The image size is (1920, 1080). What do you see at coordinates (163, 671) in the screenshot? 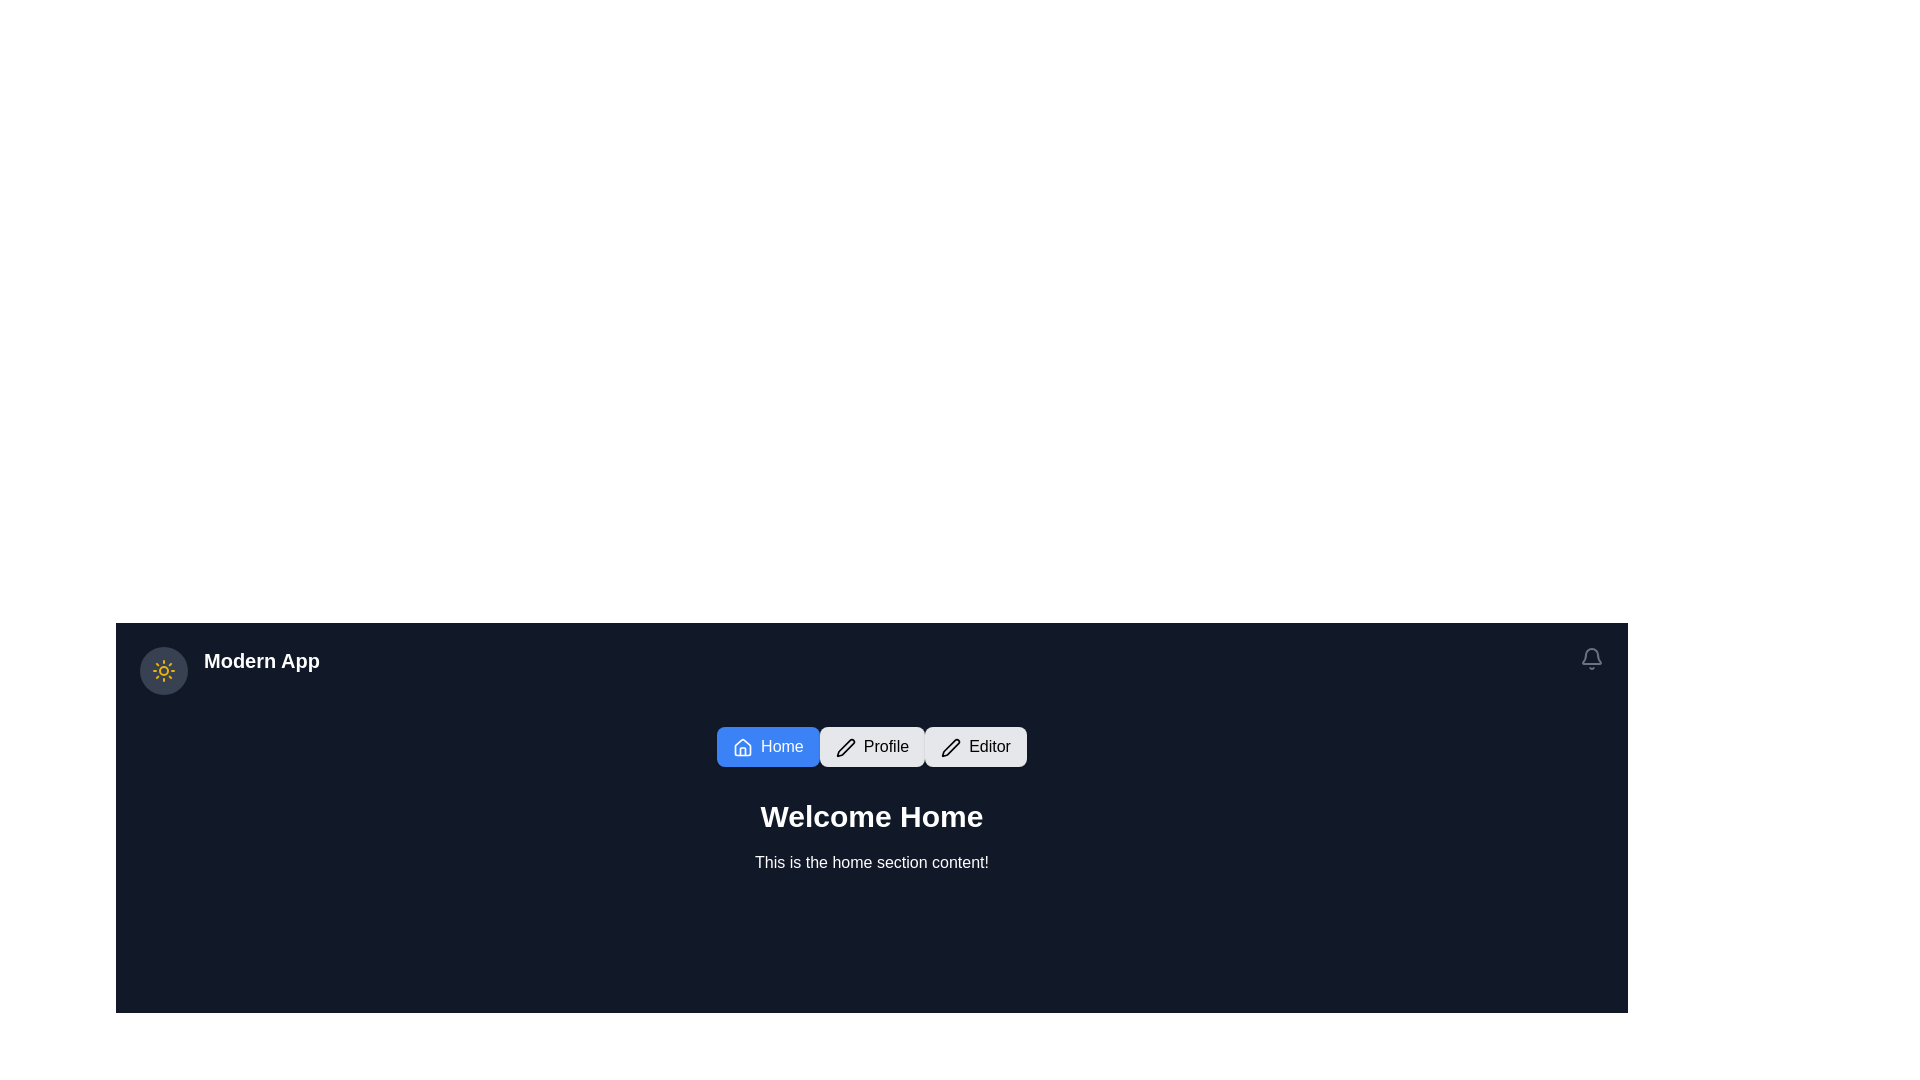
I see `the sun icon located within the circular button at the lower left of the application header for interaction` at bounding box center [163, 671].